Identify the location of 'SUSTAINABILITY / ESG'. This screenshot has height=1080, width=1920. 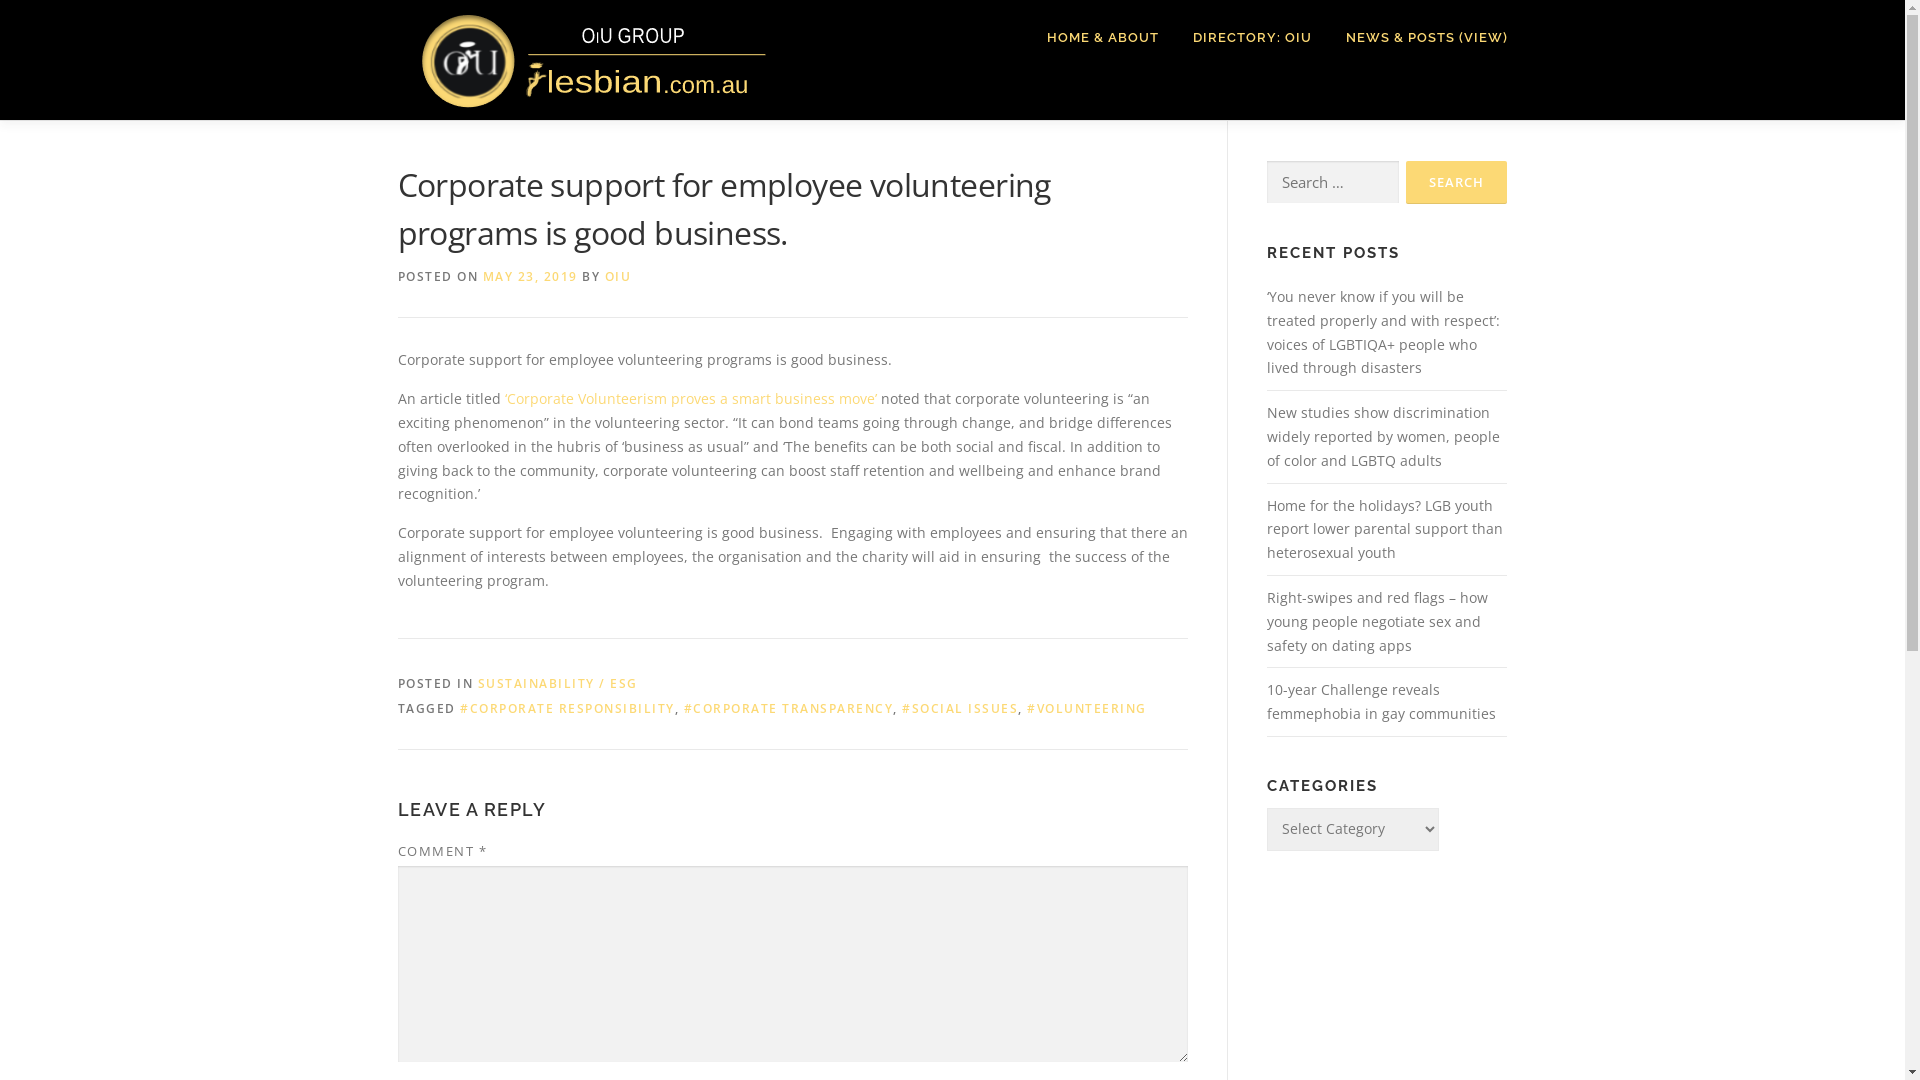
(557, 682).